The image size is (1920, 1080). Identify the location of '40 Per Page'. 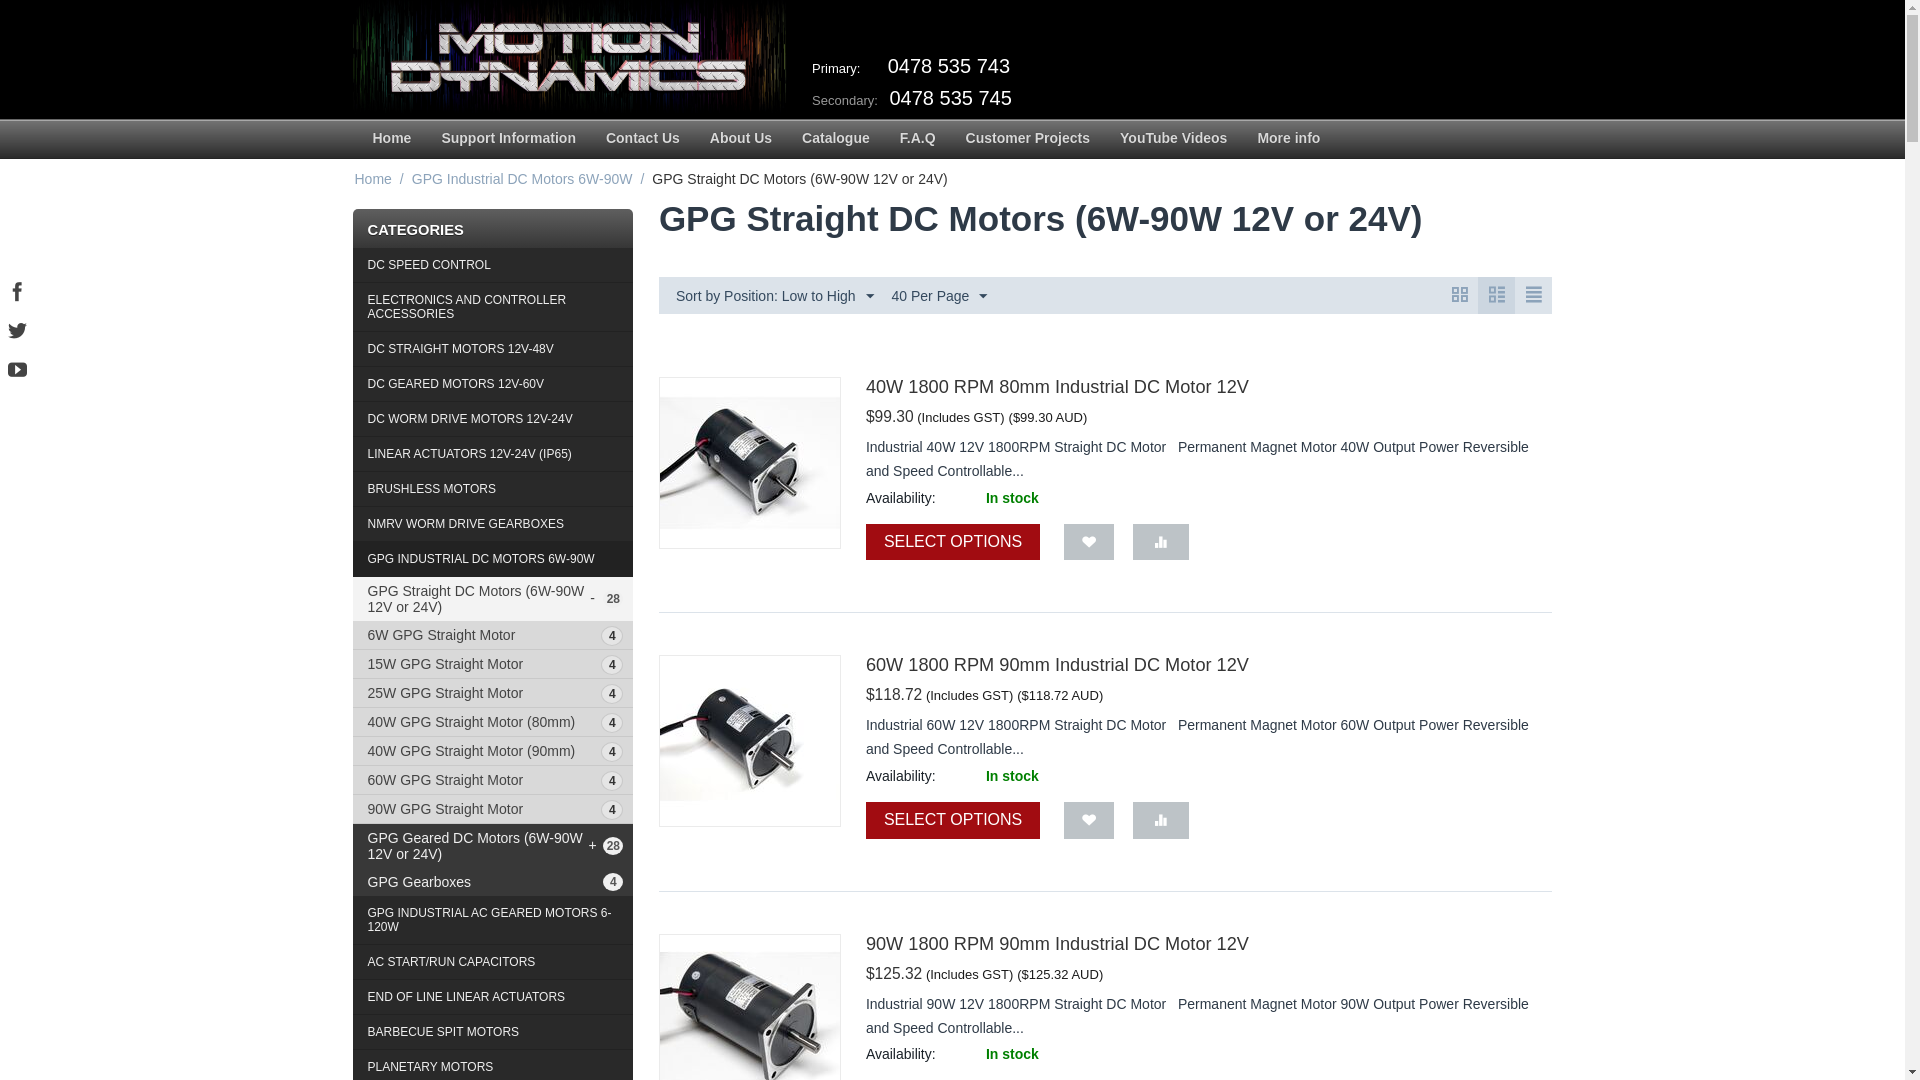
(883, 294).